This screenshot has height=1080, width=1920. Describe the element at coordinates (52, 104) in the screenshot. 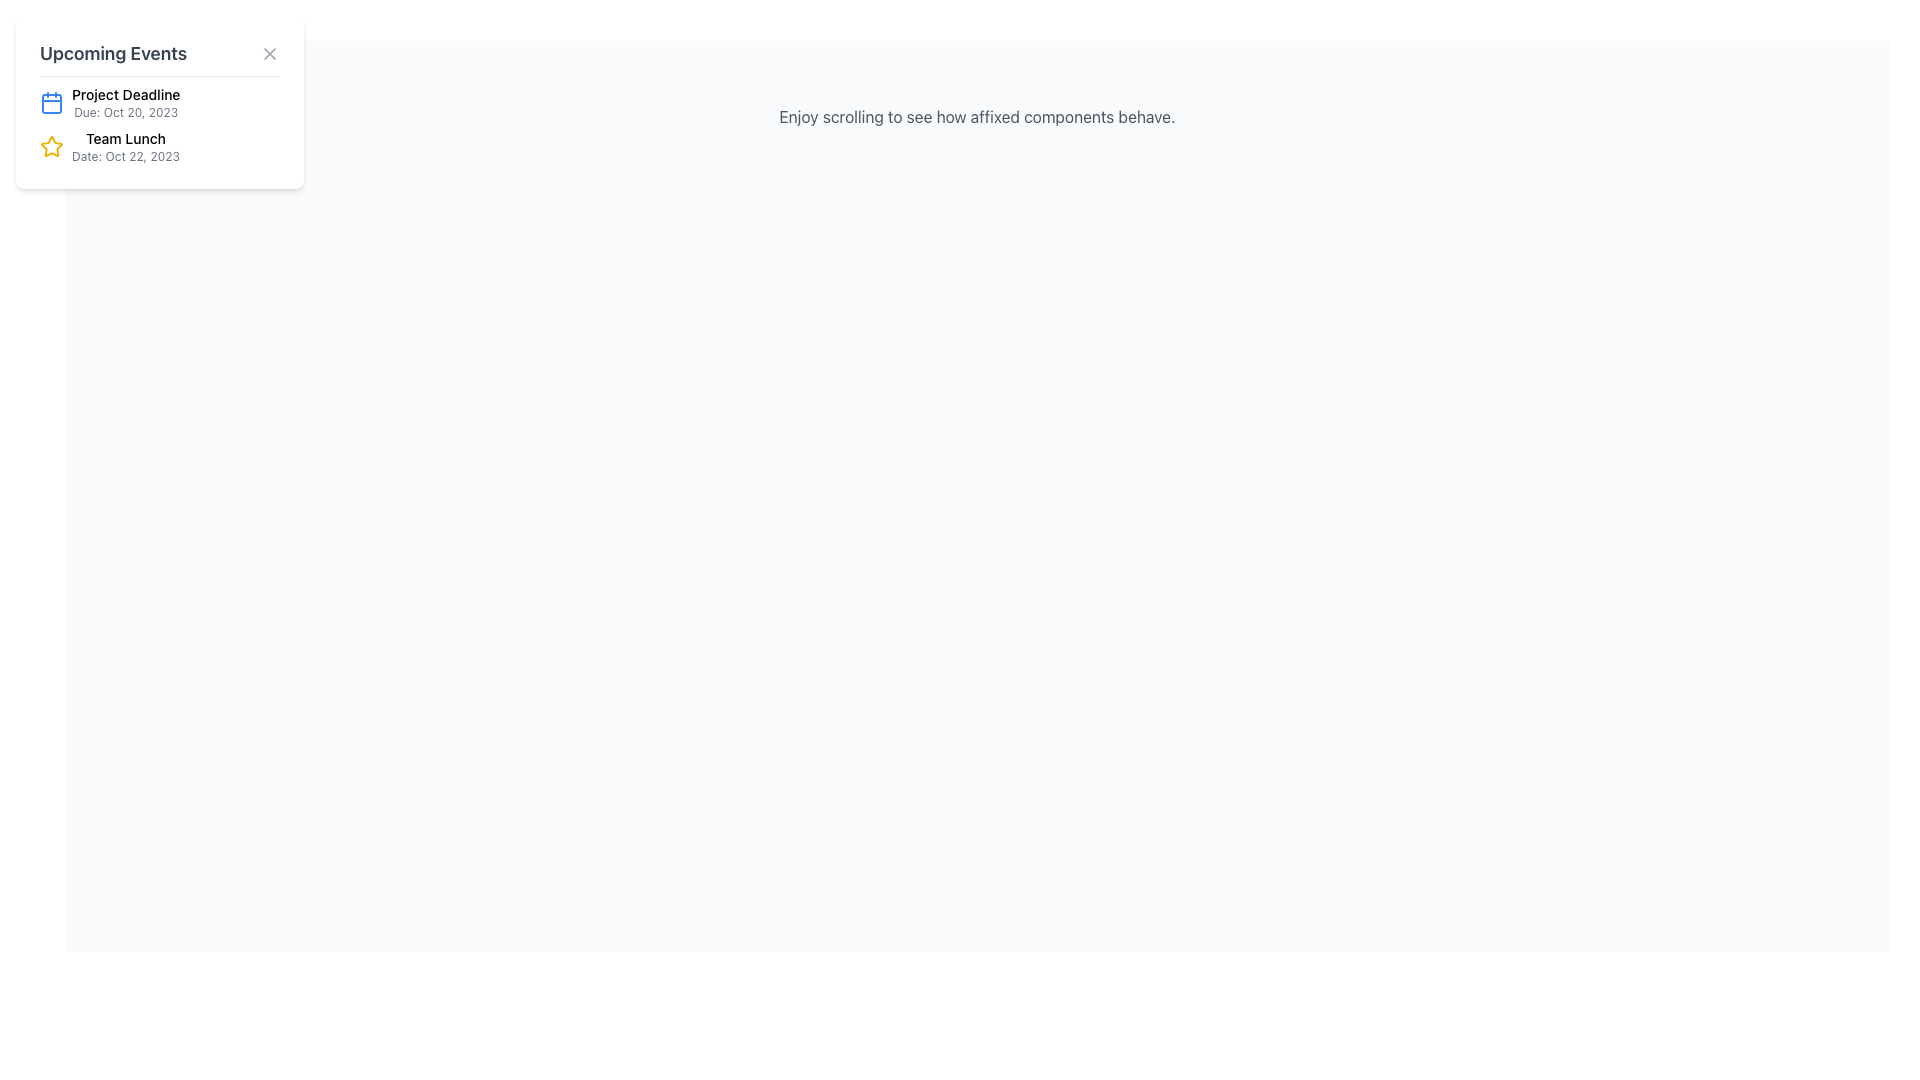

I see `the calendar icon which has a rectangular shape with rounded corners, located next to the text 'Project Deadline' in the 'Upcoming Events' section` at that location.